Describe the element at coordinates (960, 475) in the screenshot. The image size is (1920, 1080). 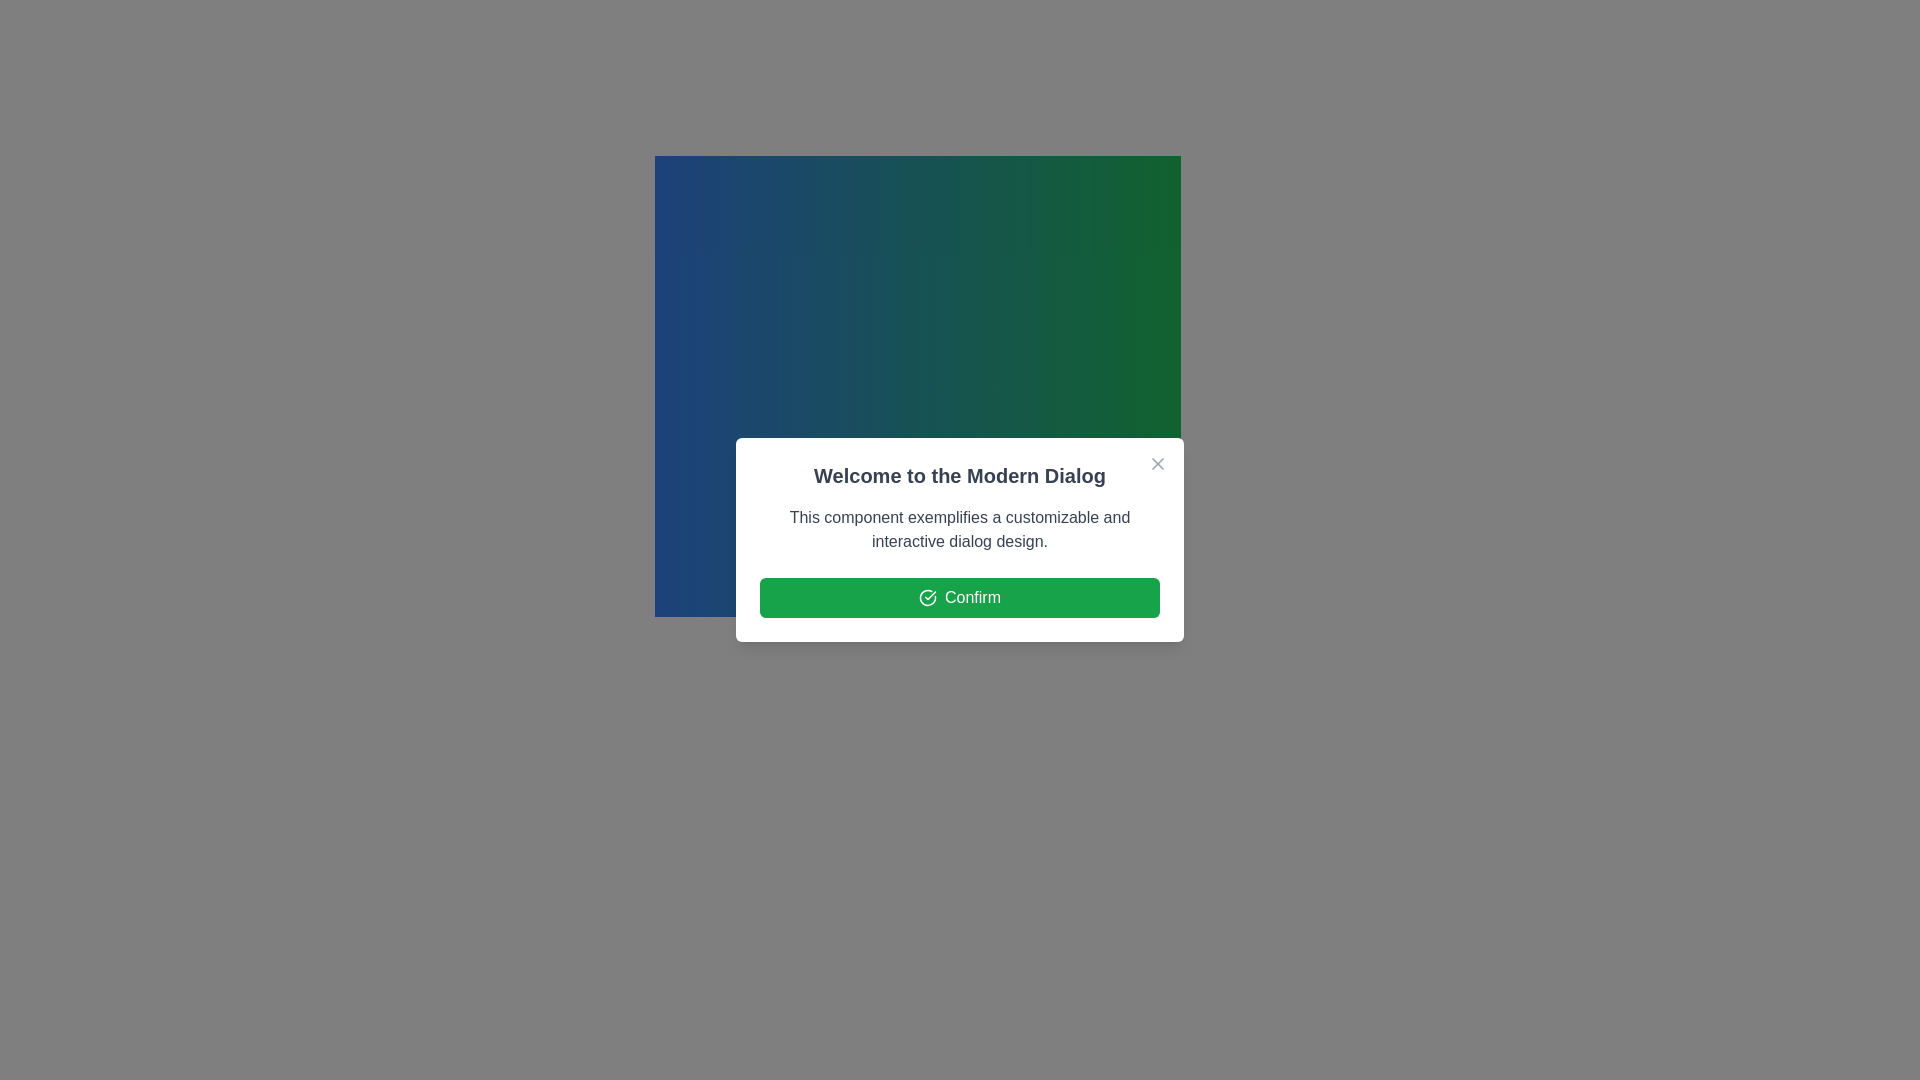
I see `text element displaying 'Welcome to the Modern Dialog', which is a large, bold header positioned centrally within the dialog box` at that location.